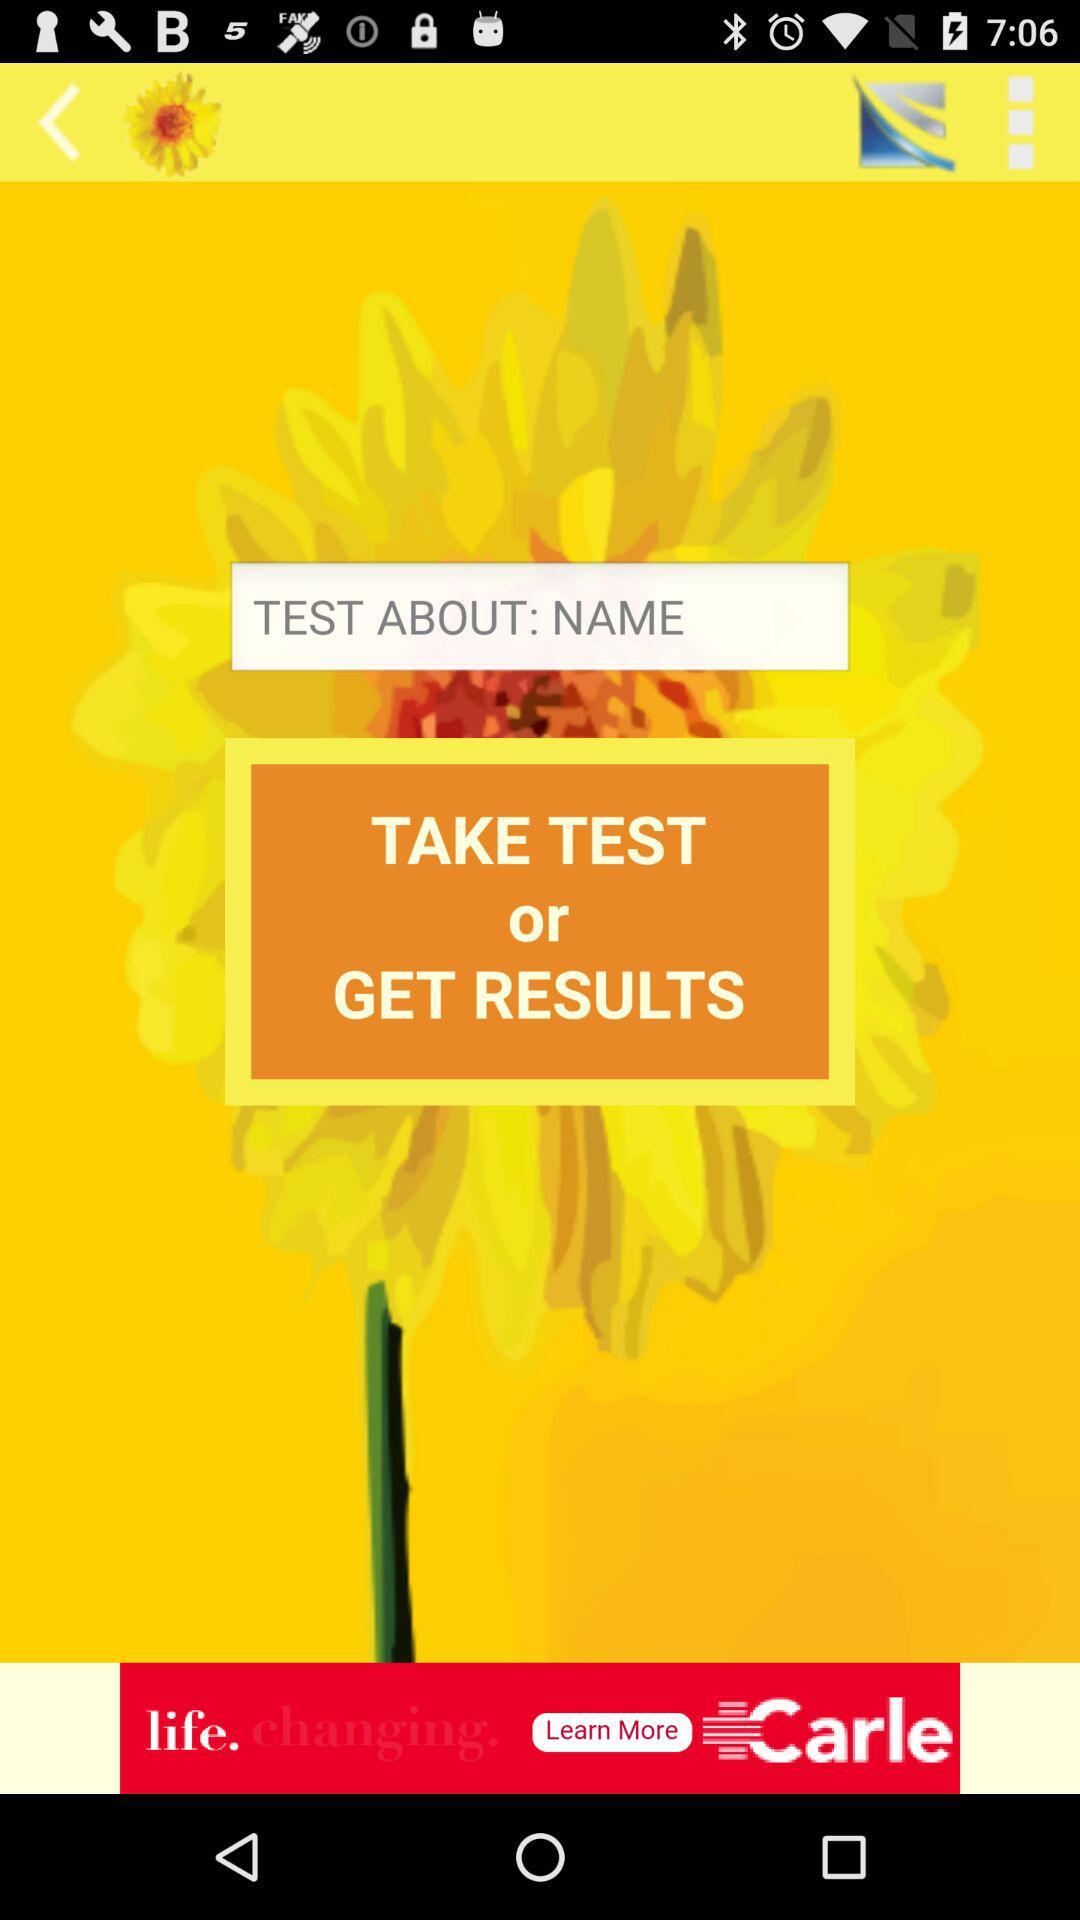 This screenshot has width=1080, height=1920. Describe the element at coordinates (540, 621) in the screenshot. I see `name` at that location.